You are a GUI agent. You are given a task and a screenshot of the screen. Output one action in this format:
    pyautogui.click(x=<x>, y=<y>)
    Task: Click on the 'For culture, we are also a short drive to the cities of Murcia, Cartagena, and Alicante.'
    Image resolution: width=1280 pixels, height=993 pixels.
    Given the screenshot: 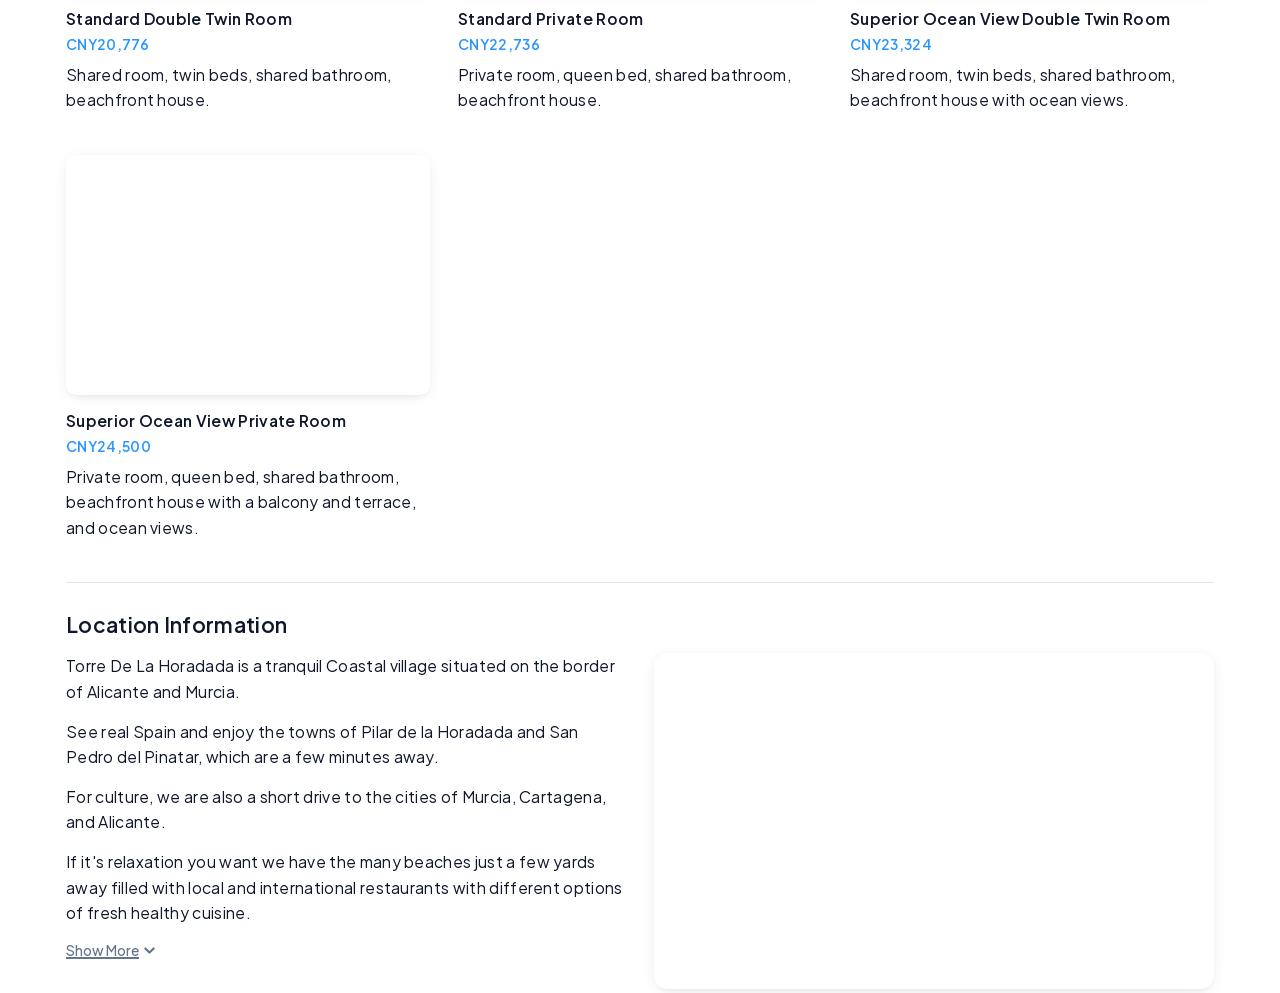 What is the action you would take?
    pyautogui.click(x=336, y=808)
    